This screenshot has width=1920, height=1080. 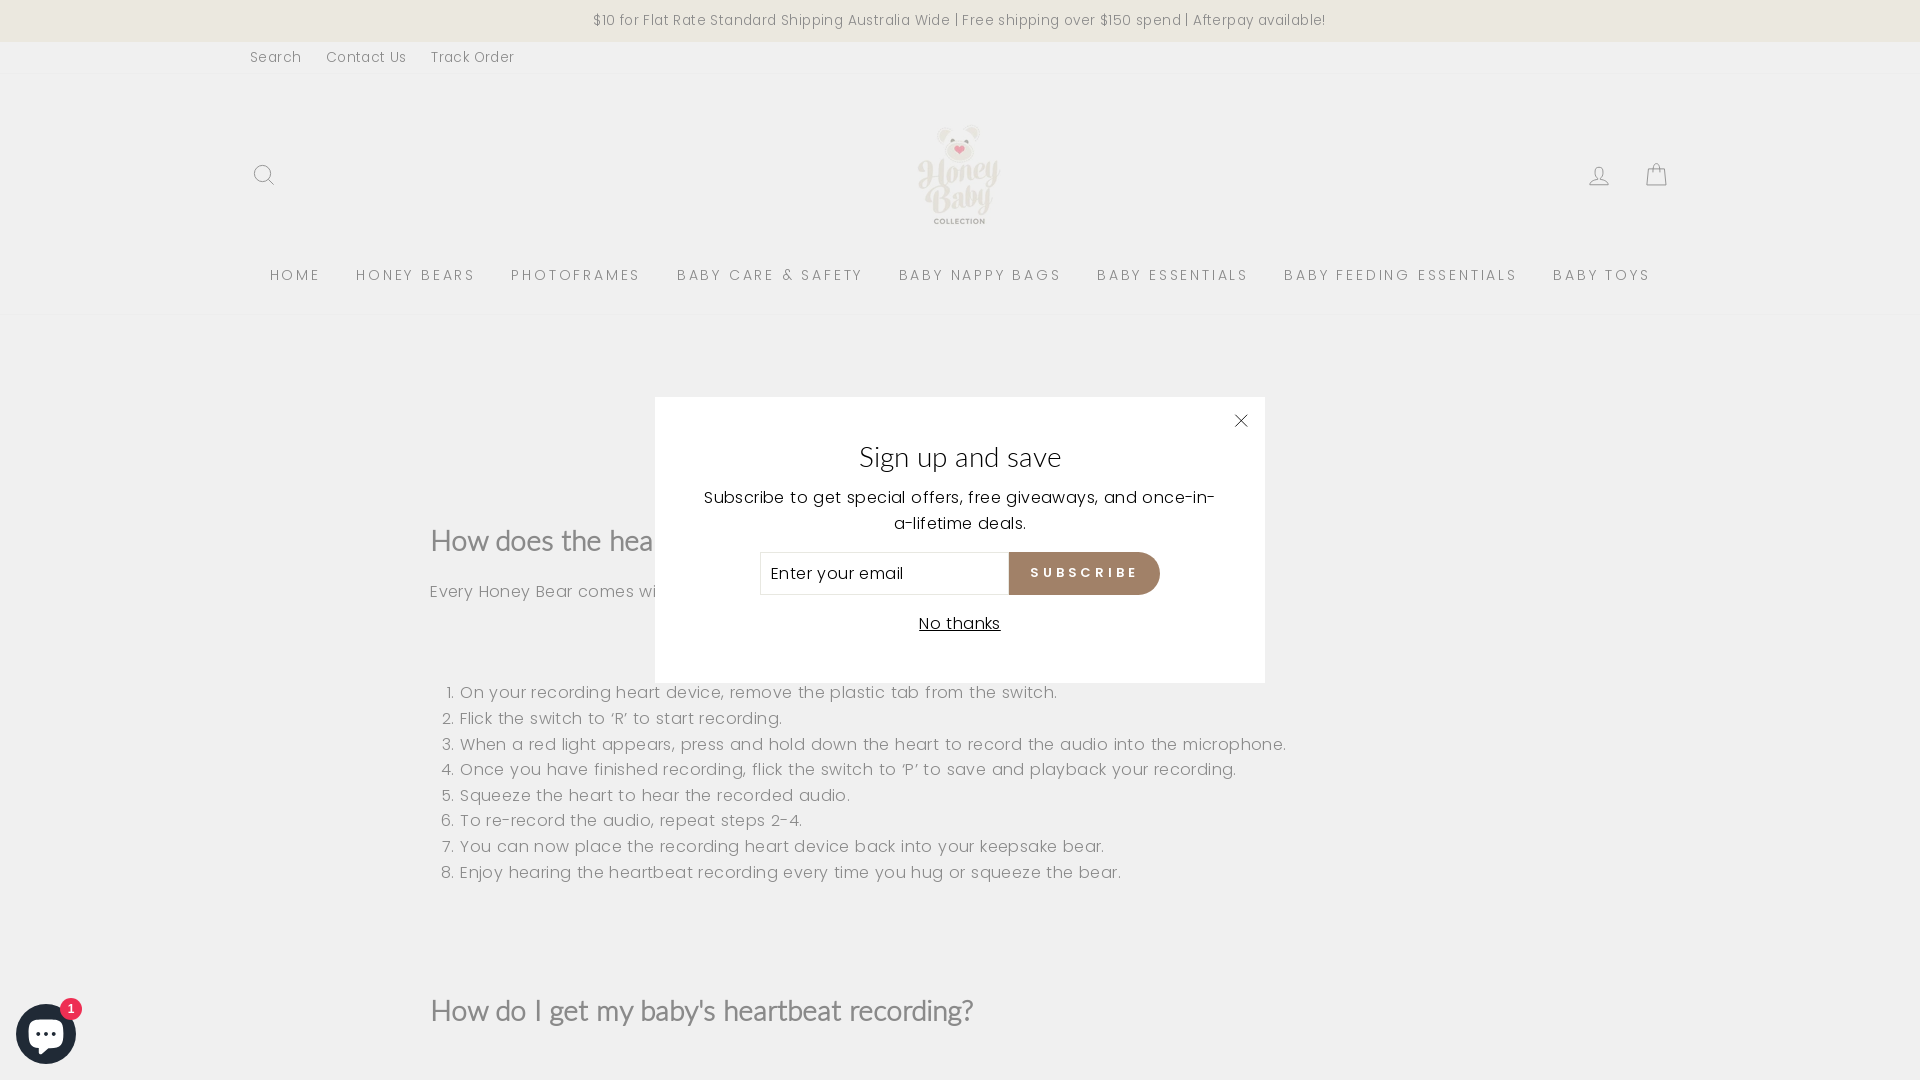 I want to click on 'Contact Us', so click(x=366, y=56).